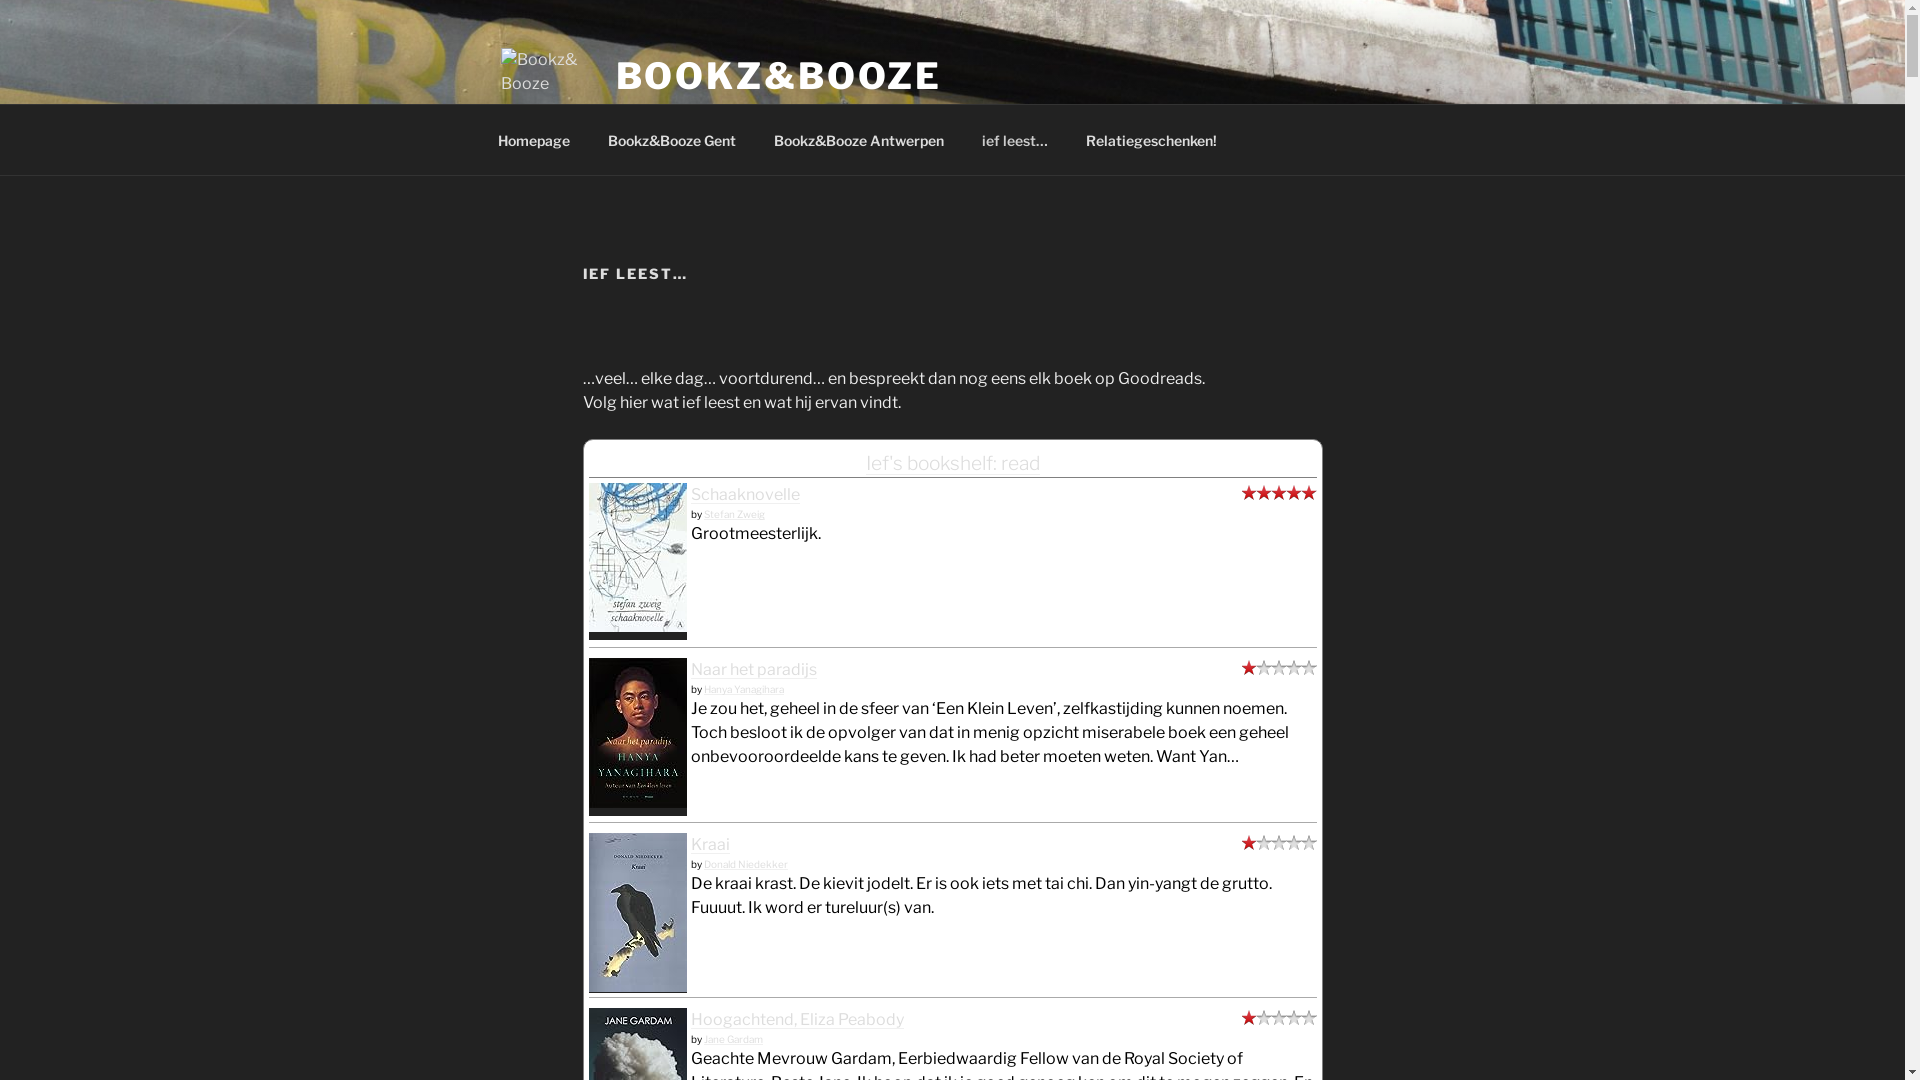 The height and width of the screenshot is (1080, 1920). What do you see at coordinates (1278, 1019) in the screenshot?
I see `'did not like it'` at bounding box center [1278, 1019].